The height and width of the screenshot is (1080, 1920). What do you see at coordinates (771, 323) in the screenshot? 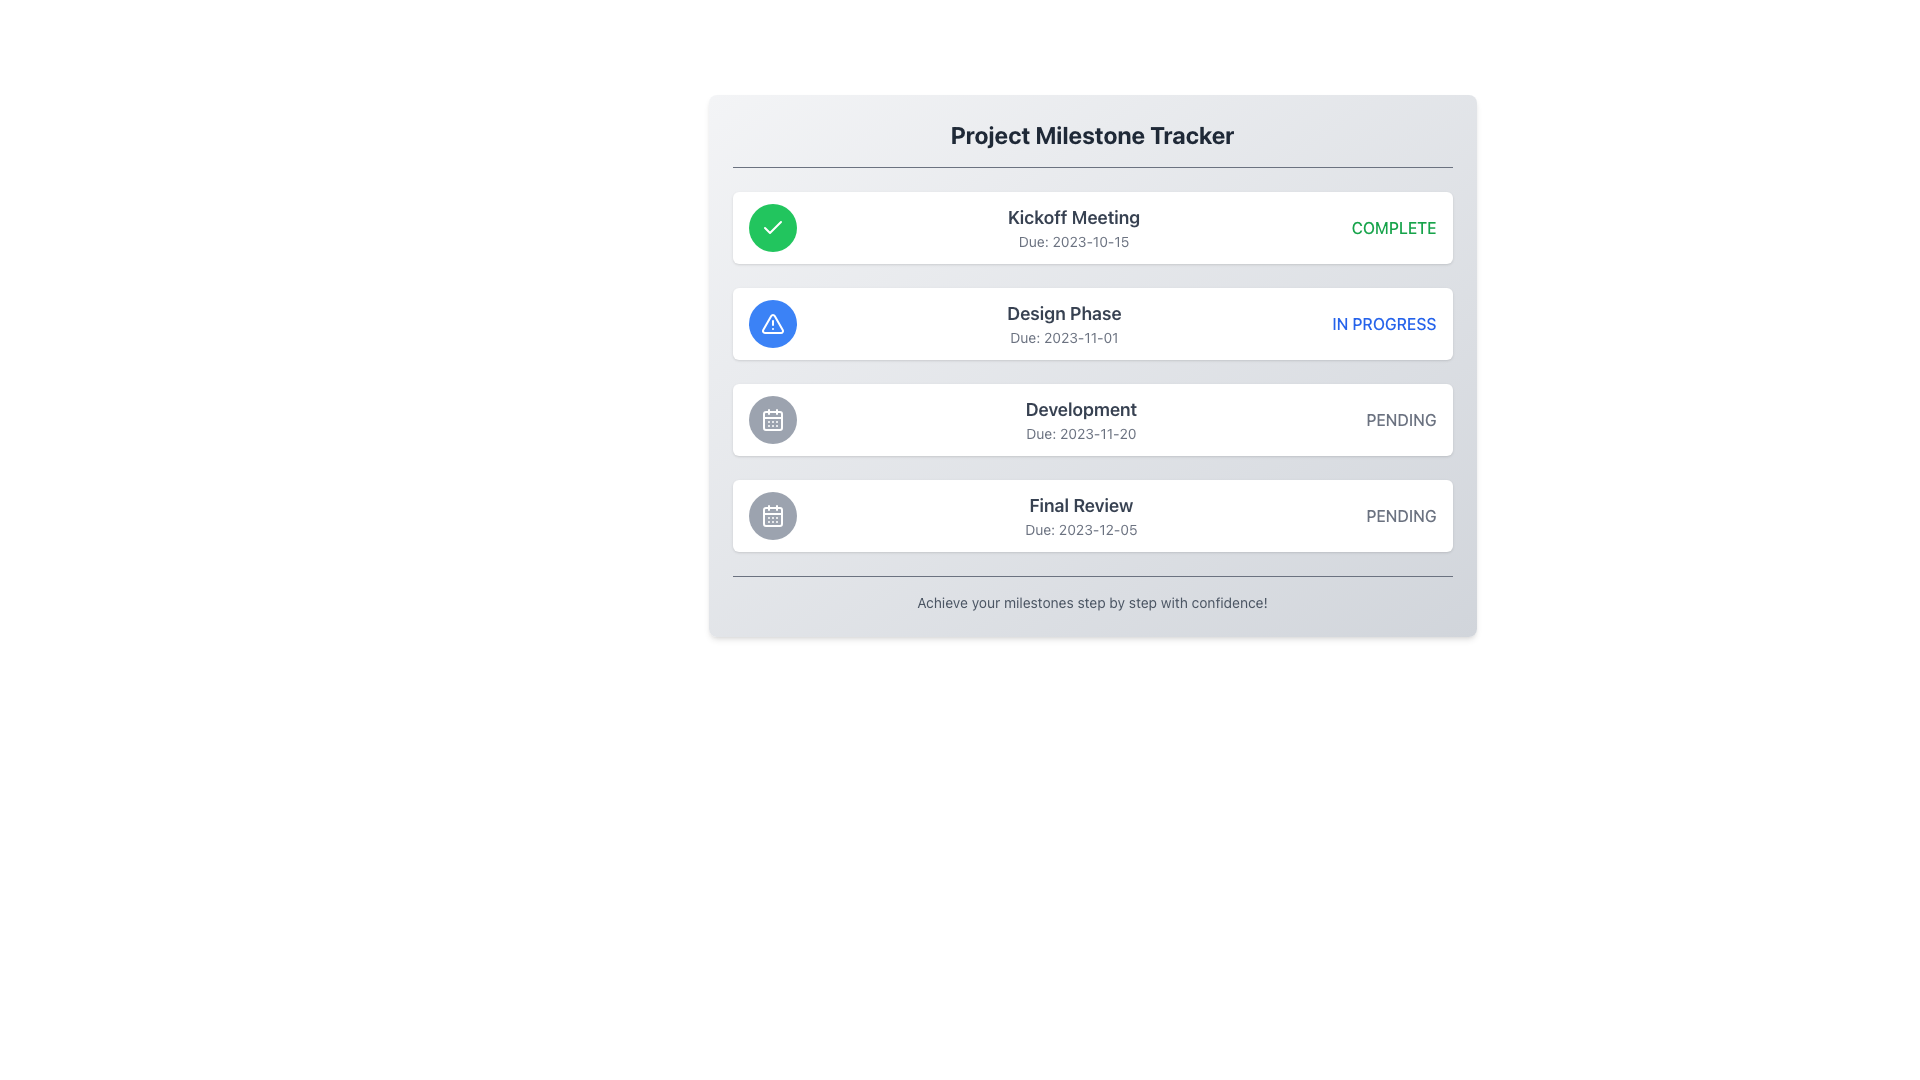
I see `the exclamation icon indicating the warning status of the 'Design Phase' milestone` at bounding box center [771, 323].